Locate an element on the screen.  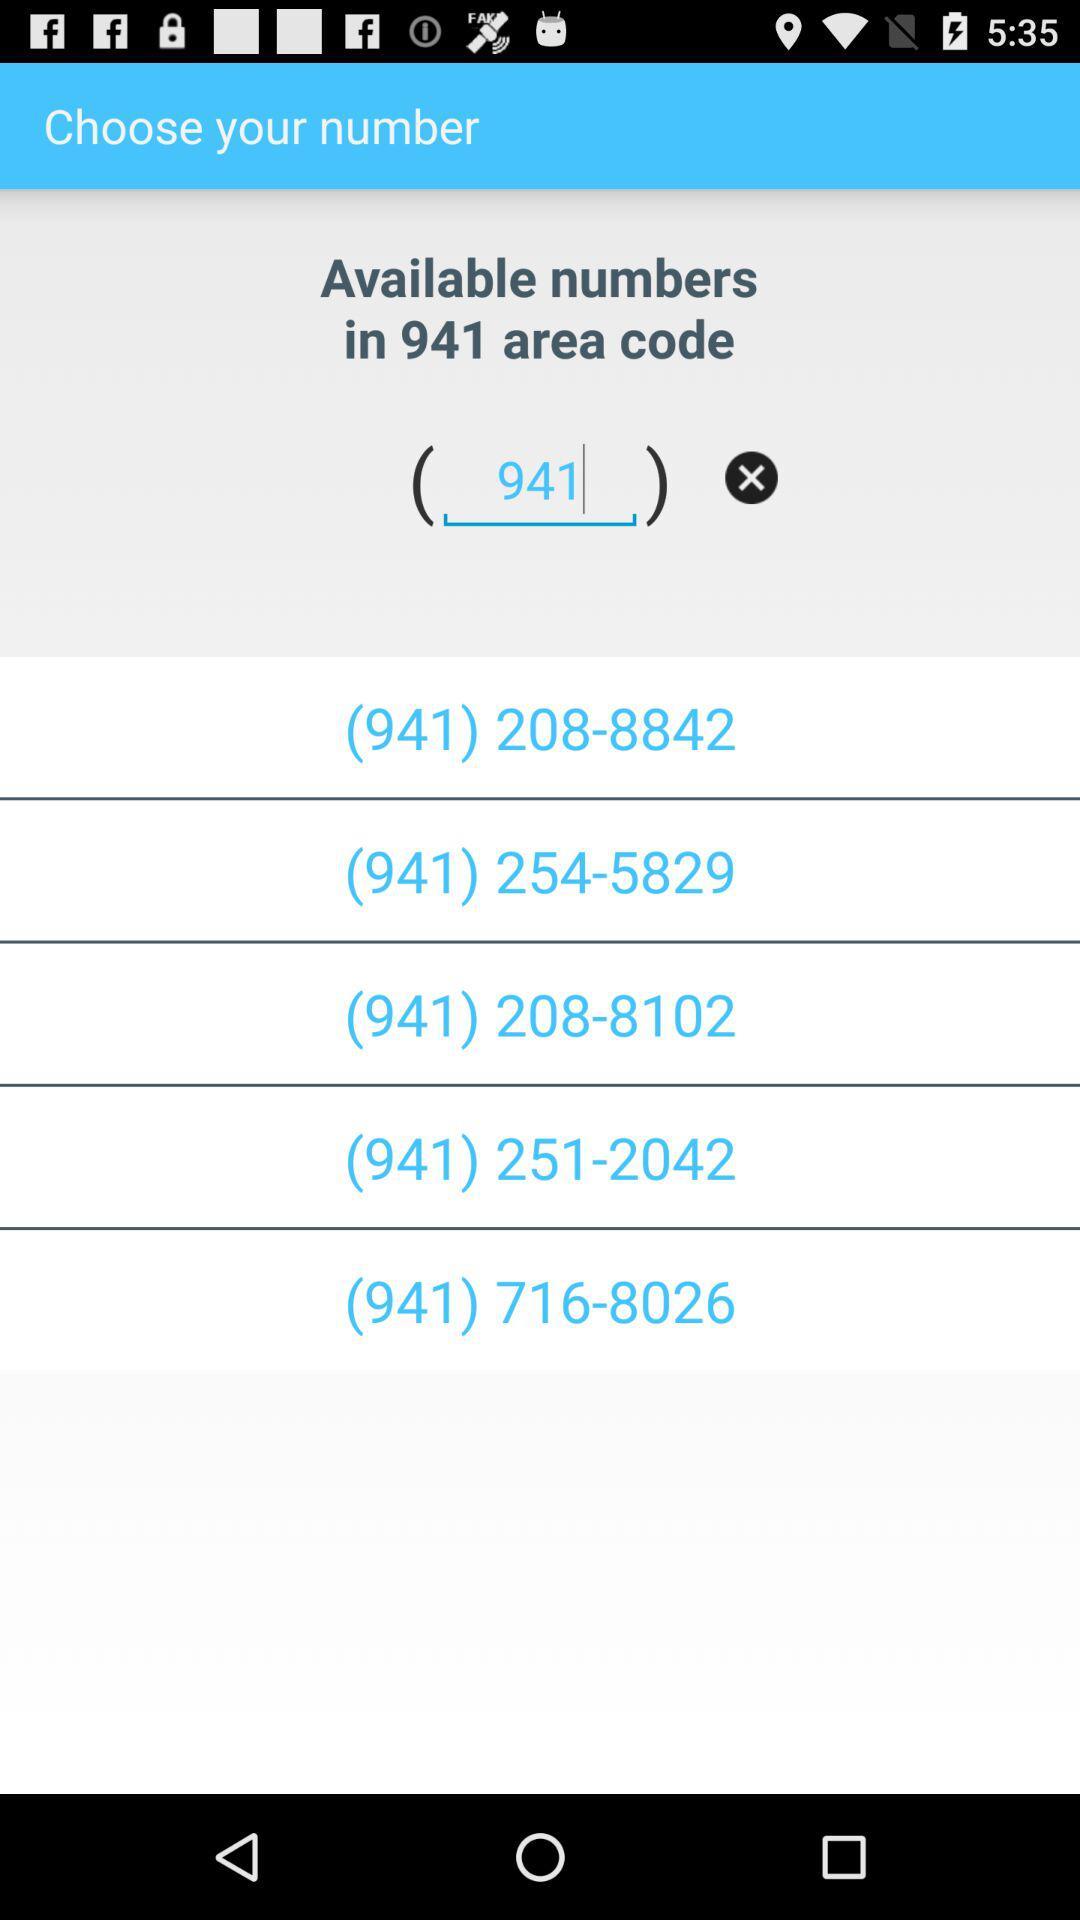
clear text is located at coordinates (751, 476).